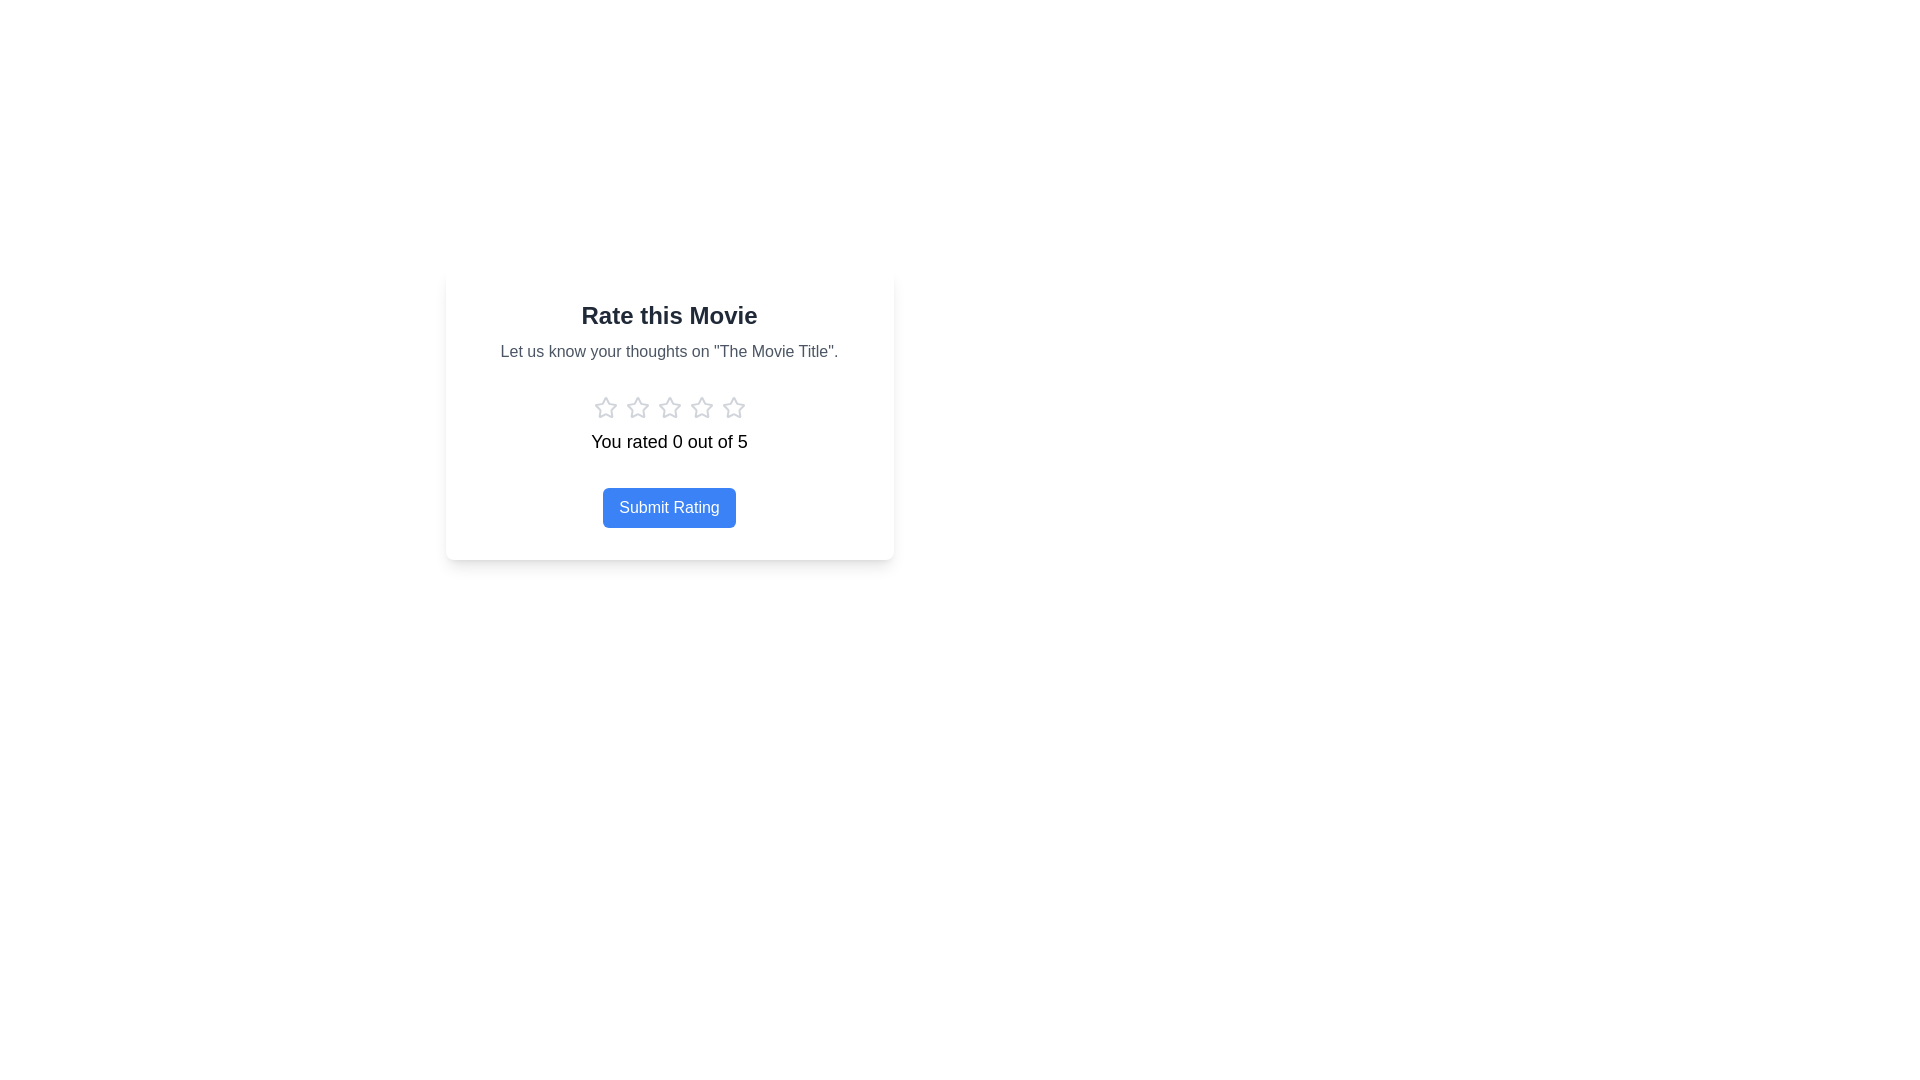 This screenshot has height=1080, width=1920. I want to click on the third star in the interactive rating widget located below the 'Rate this Movie' text, so click(669, 407).